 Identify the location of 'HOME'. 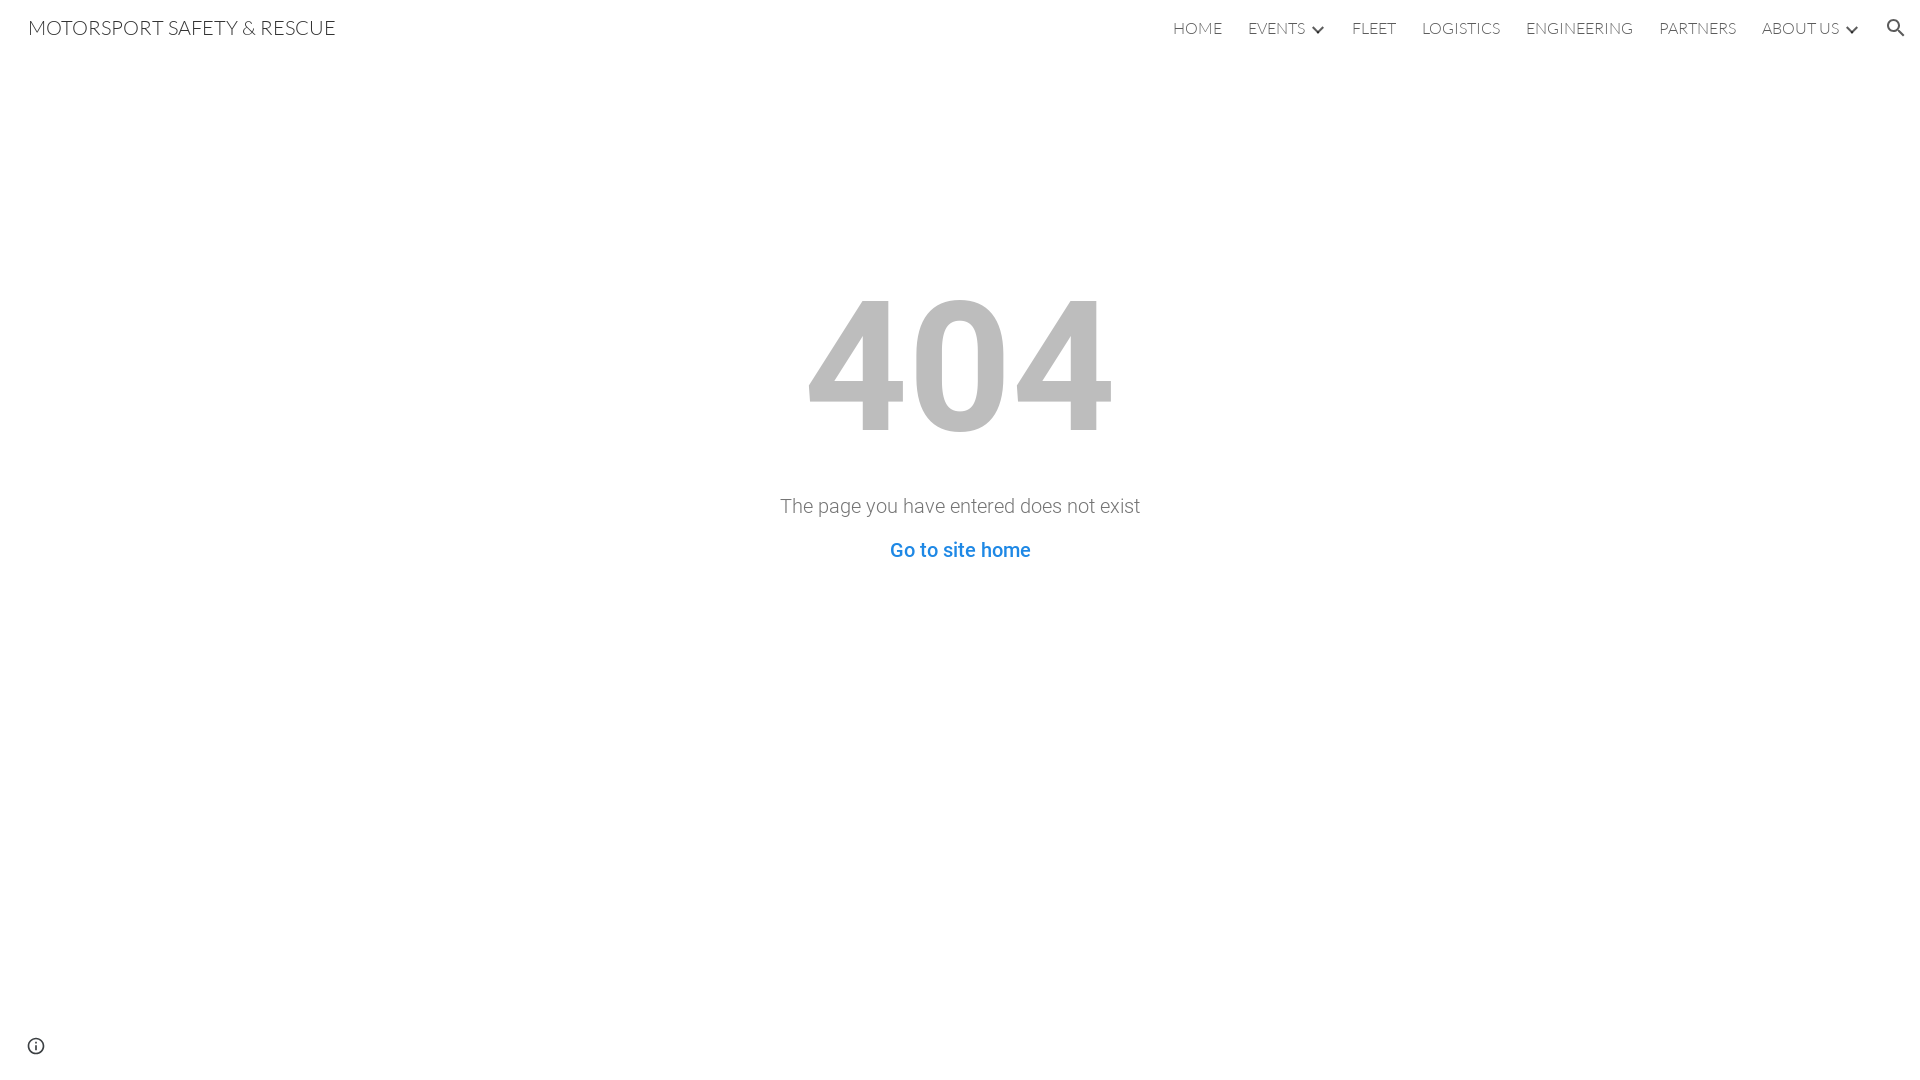
(1172, 27).